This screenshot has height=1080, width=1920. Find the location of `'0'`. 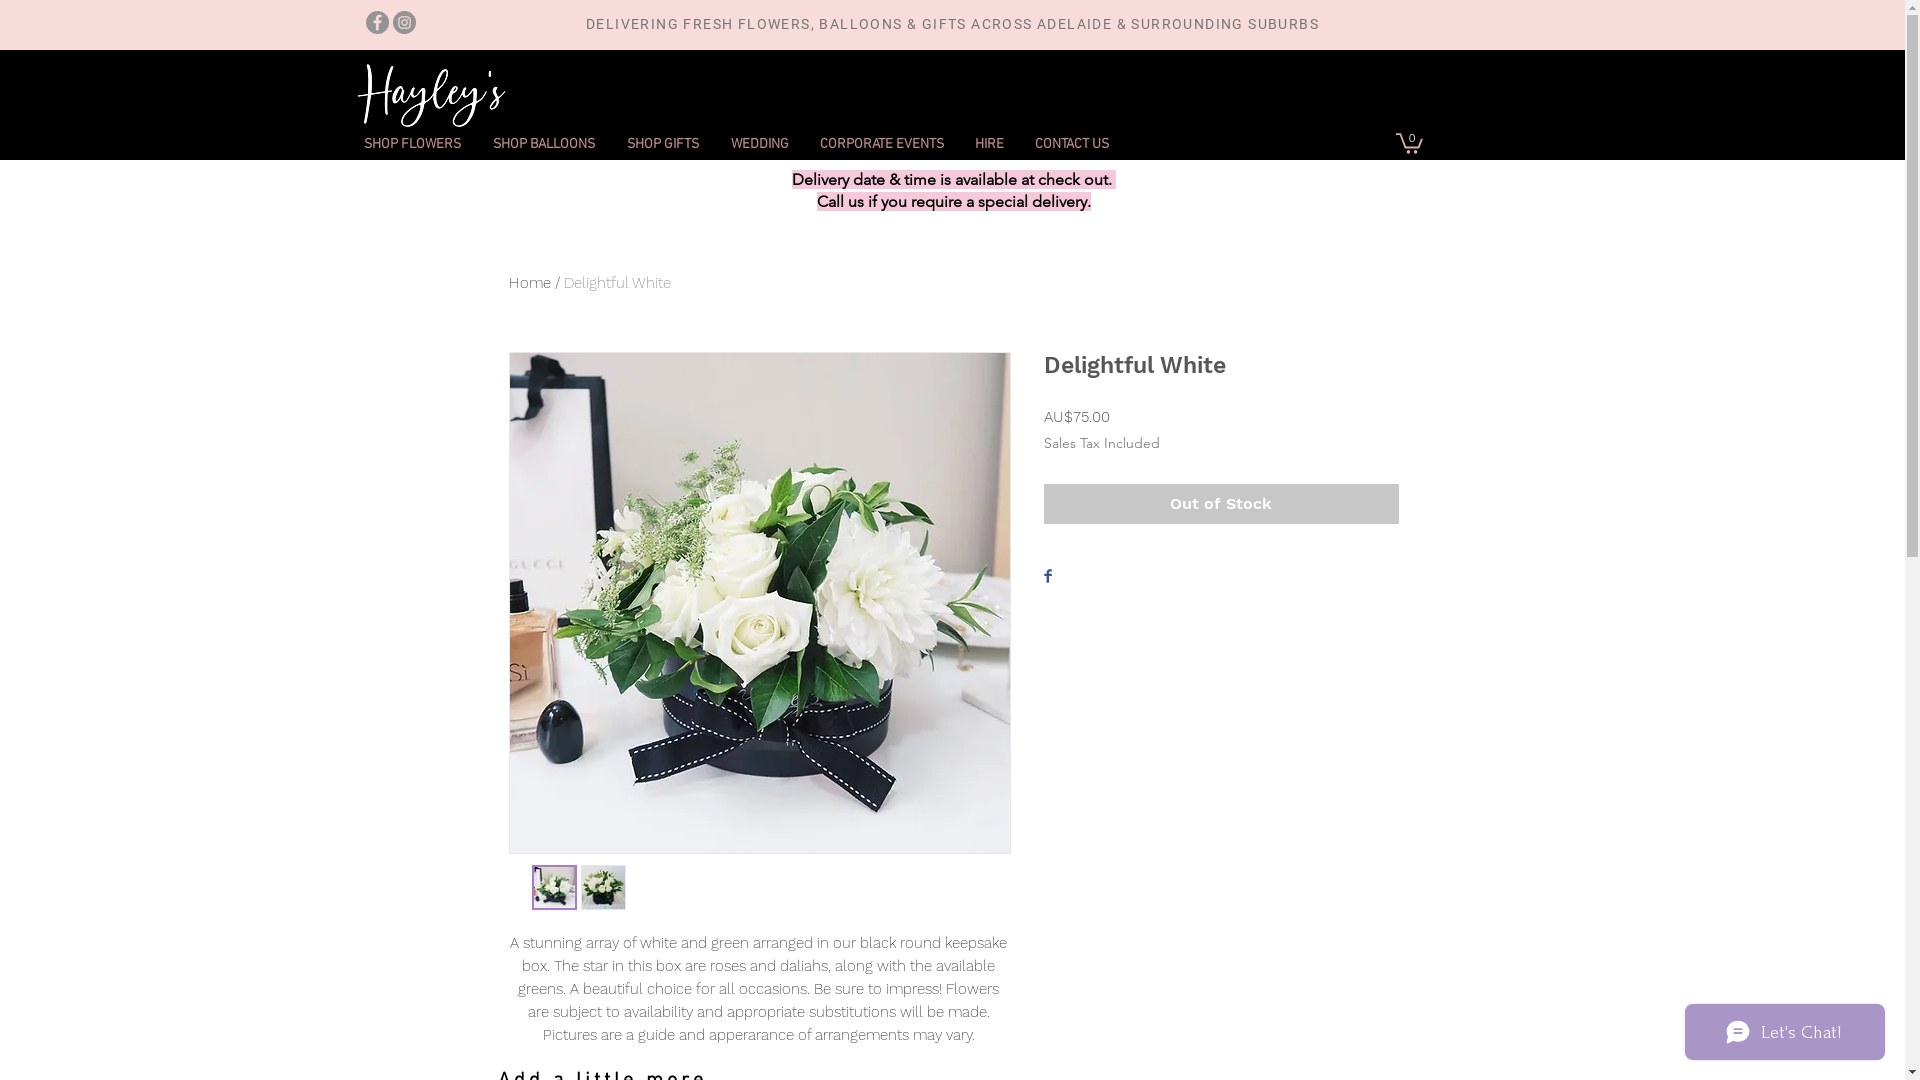

'0' is located at coordinates (1408, 141).